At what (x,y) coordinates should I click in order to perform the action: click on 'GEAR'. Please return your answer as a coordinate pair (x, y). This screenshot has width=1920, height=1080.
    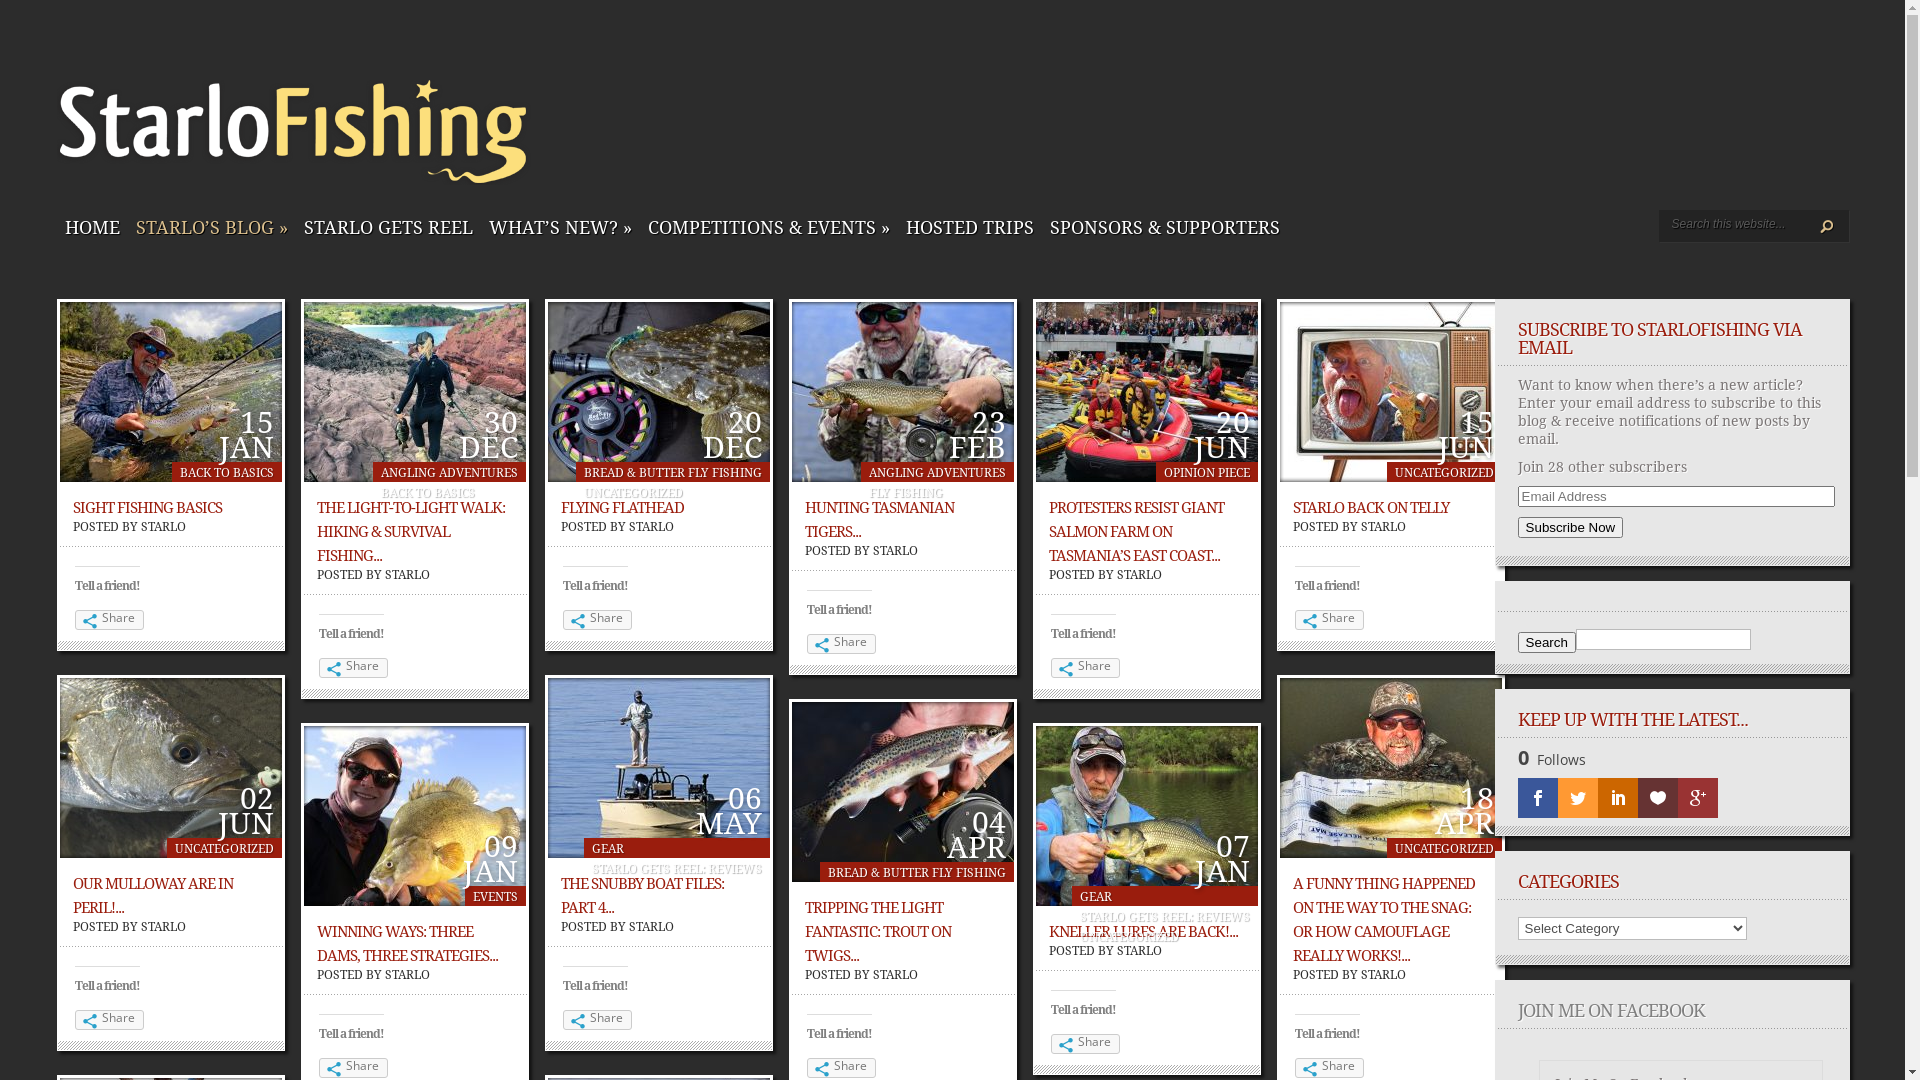
    Looking at the image, I should click on (590, 848).